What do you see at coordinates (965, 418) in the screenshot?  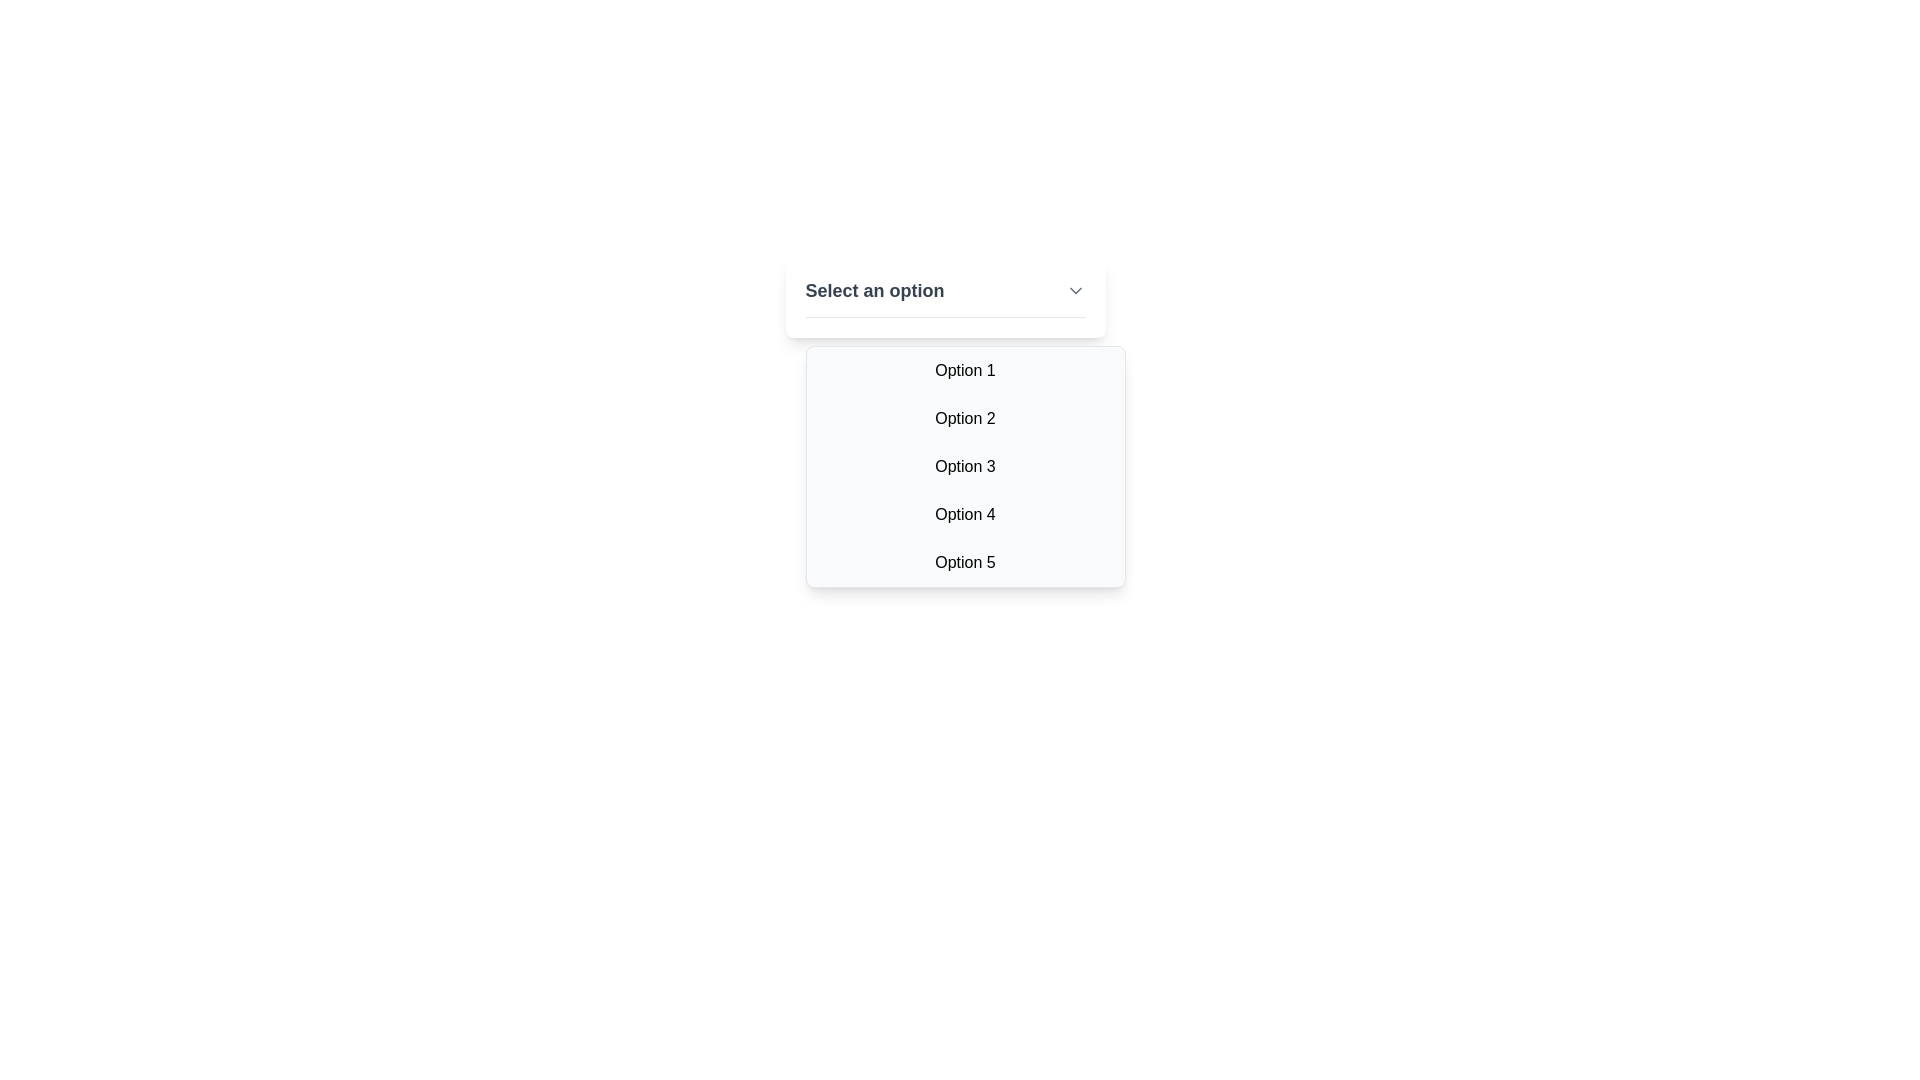 I see `the second item in the dropdown menu labeled 'Option 2'` at bounding box center [965, 418].